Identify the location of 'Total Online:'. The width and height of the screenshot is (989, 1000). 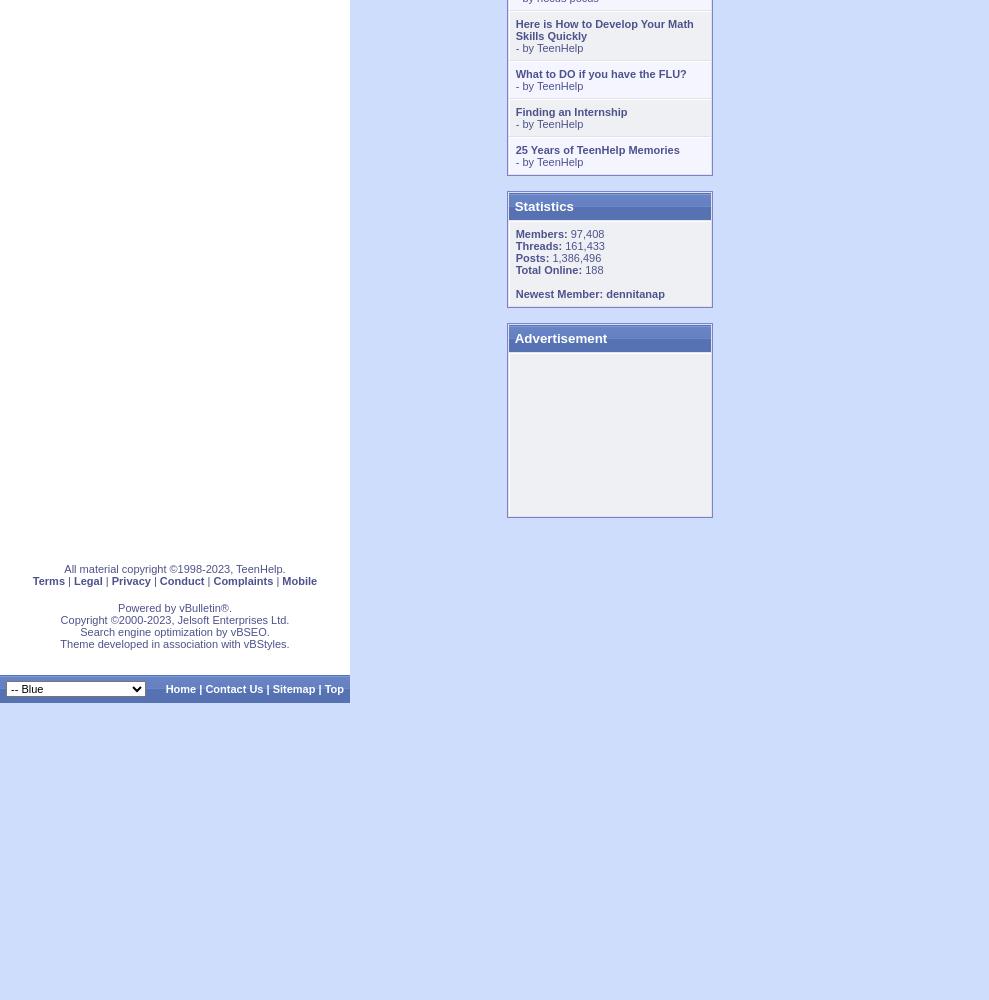
(548, 270).